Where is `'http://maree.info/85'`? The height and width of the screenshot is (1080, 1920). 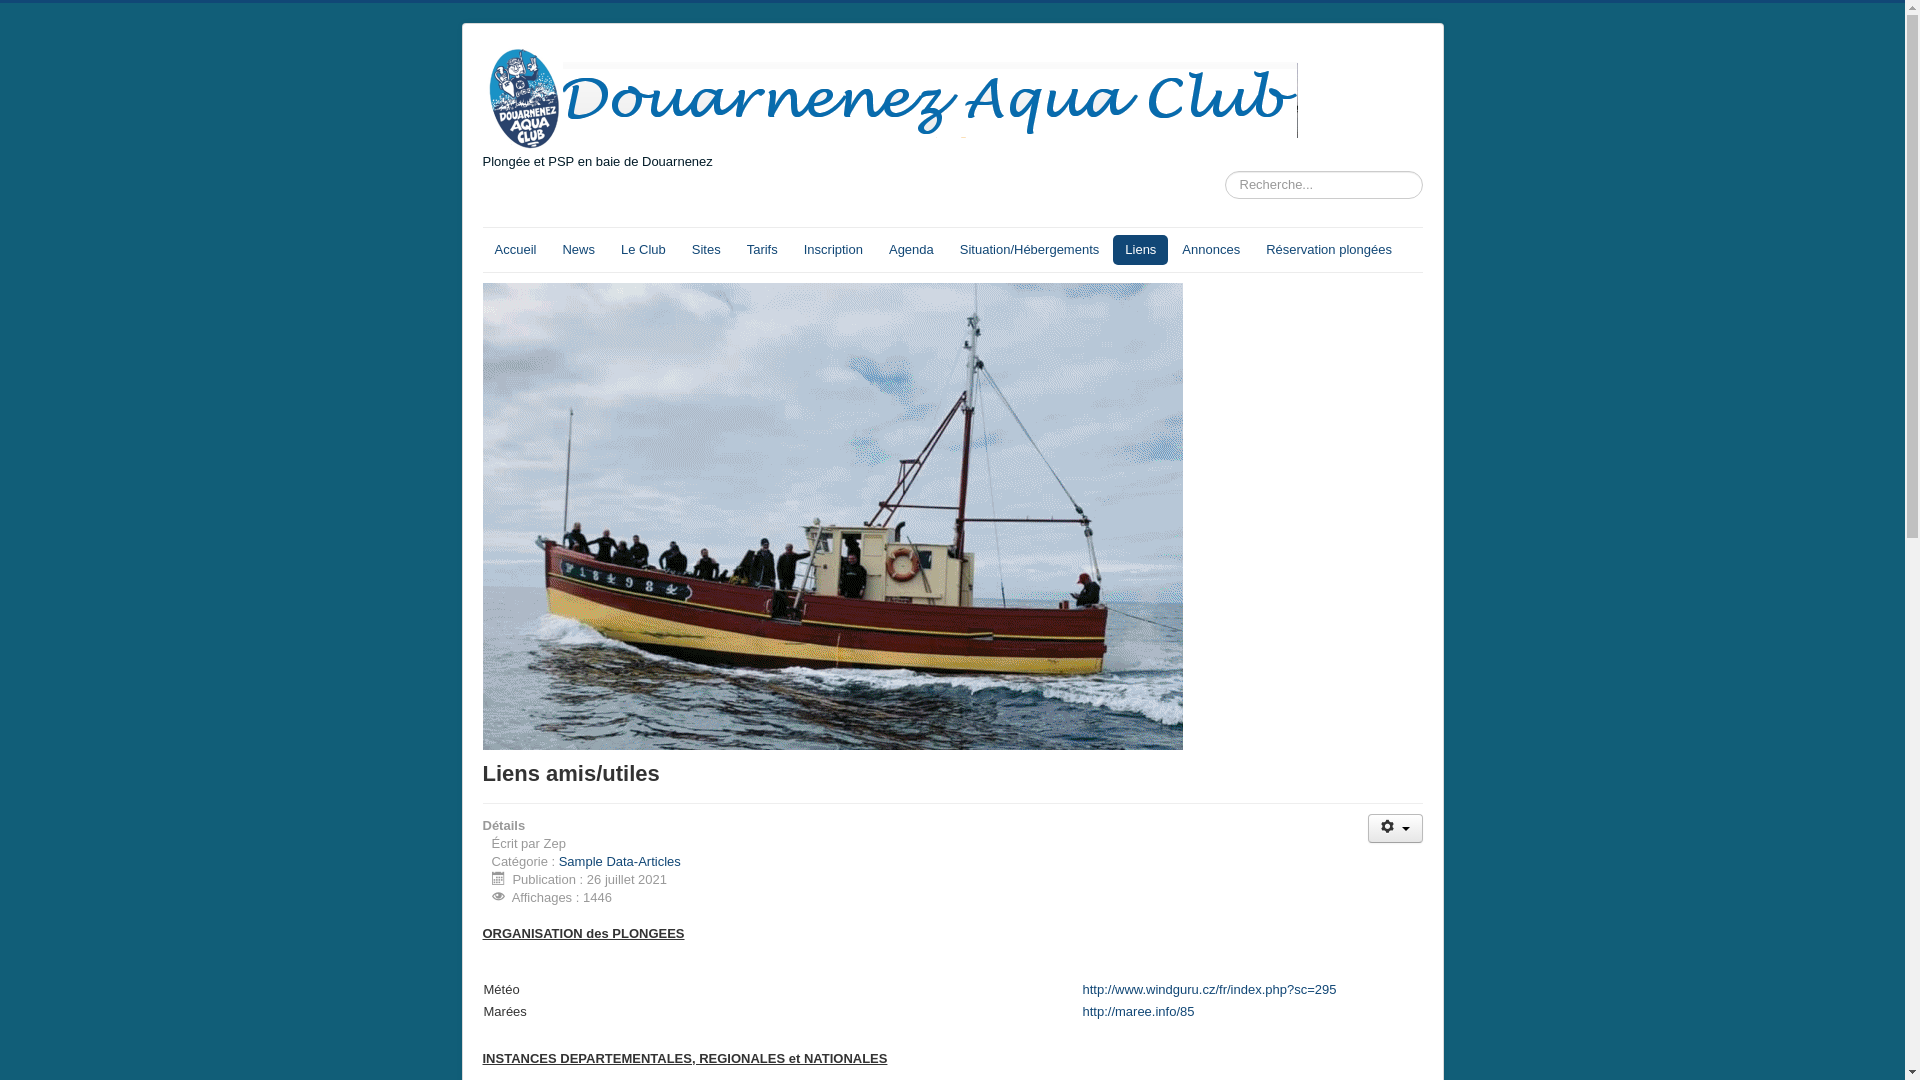 'http://maree.info/85' is located at coordinates (1137, 1011).